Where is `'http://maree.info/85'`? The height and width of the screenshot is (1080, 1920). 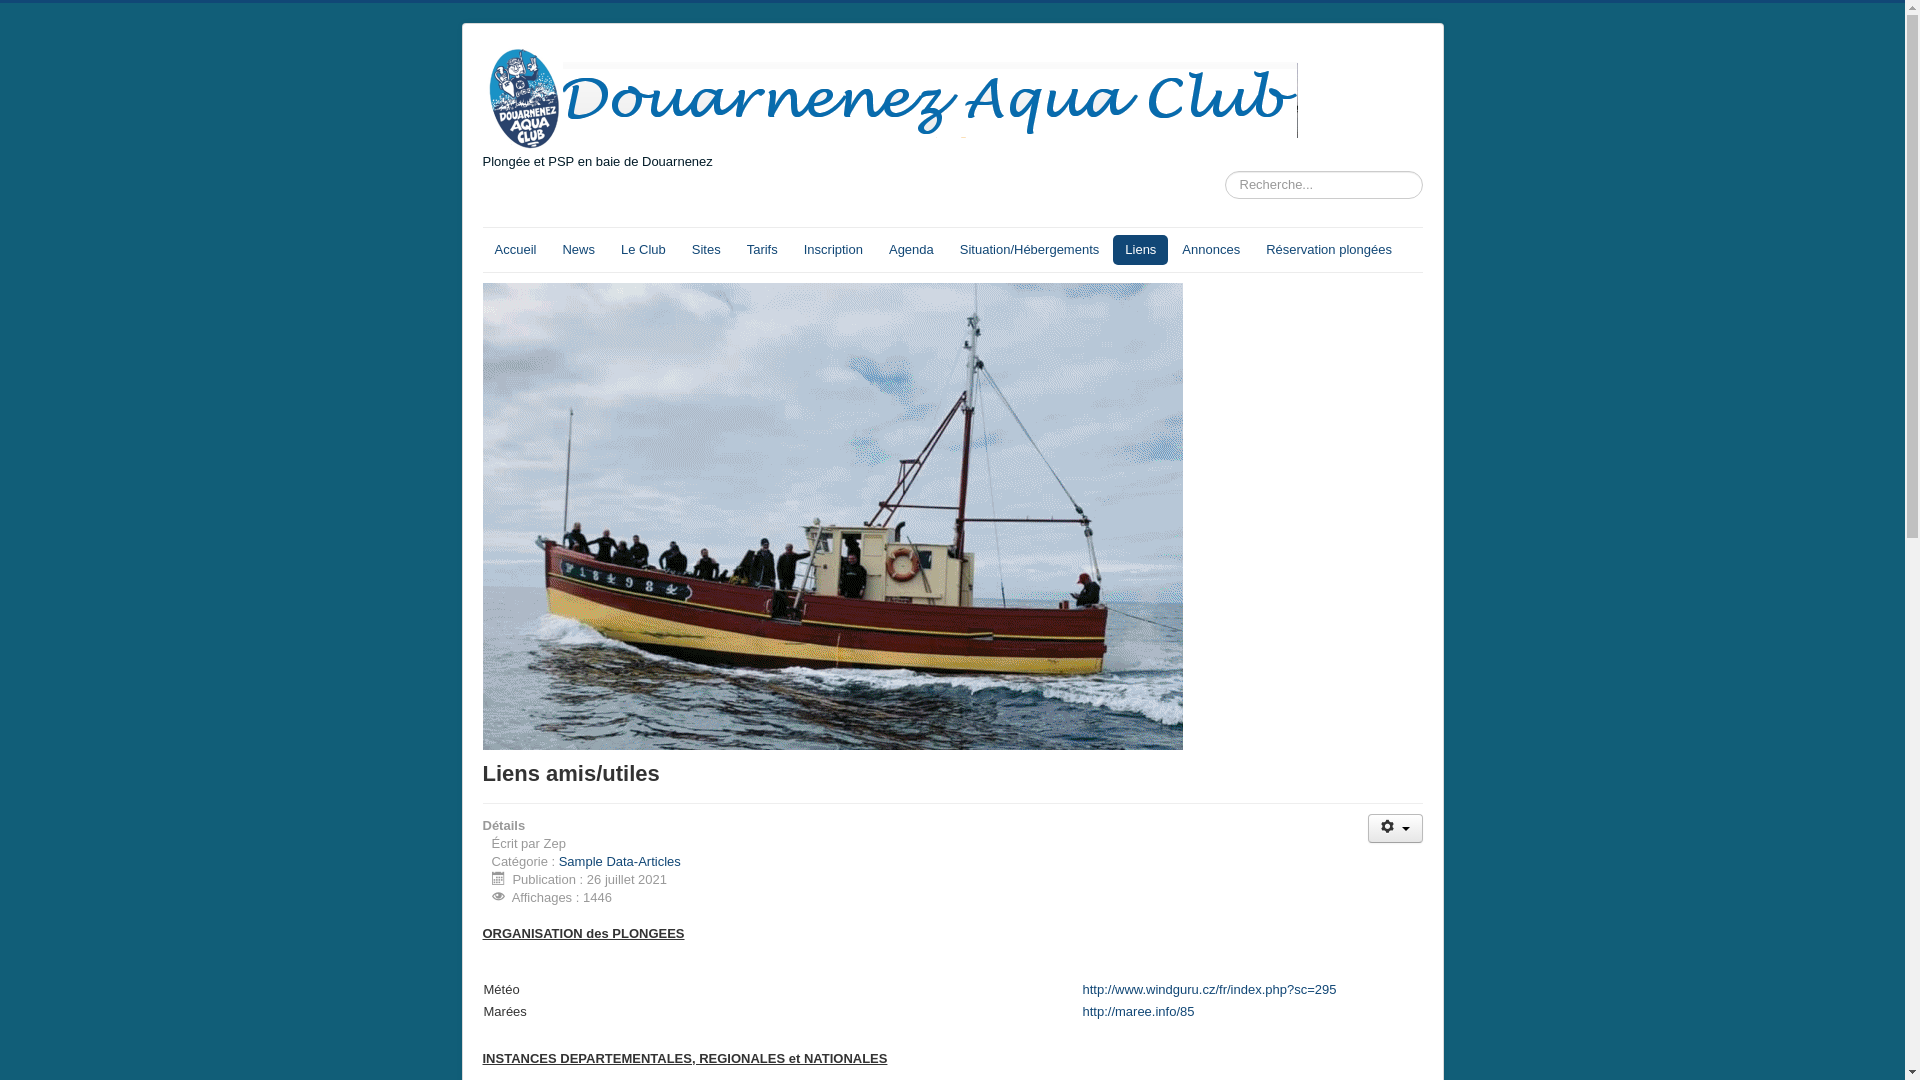 'http://maree.info/85' is located at coordinates (1137, 1011).